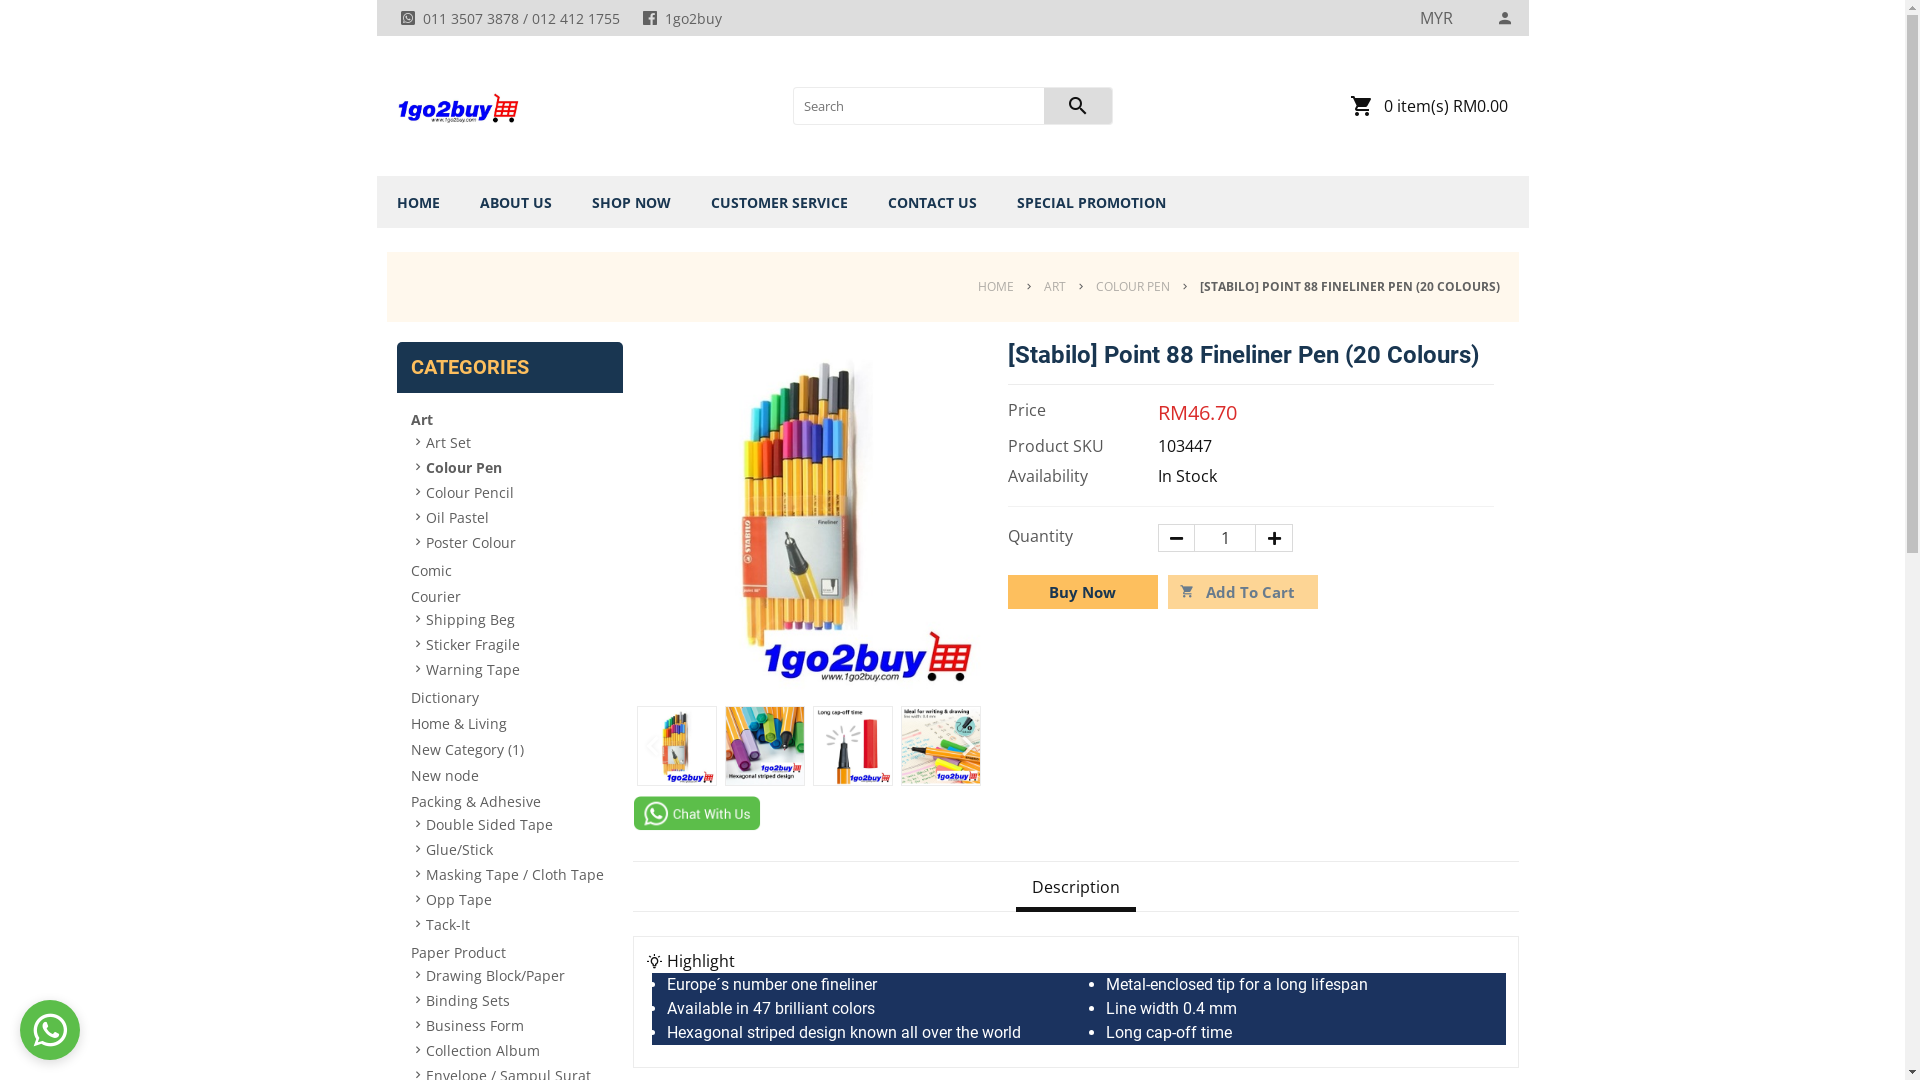 The width and height of the screenshot is (1920, 1080). Describe the element at coordinates (425, 824) in the screenshot. I see `'Double Sided Tape'` at that location.